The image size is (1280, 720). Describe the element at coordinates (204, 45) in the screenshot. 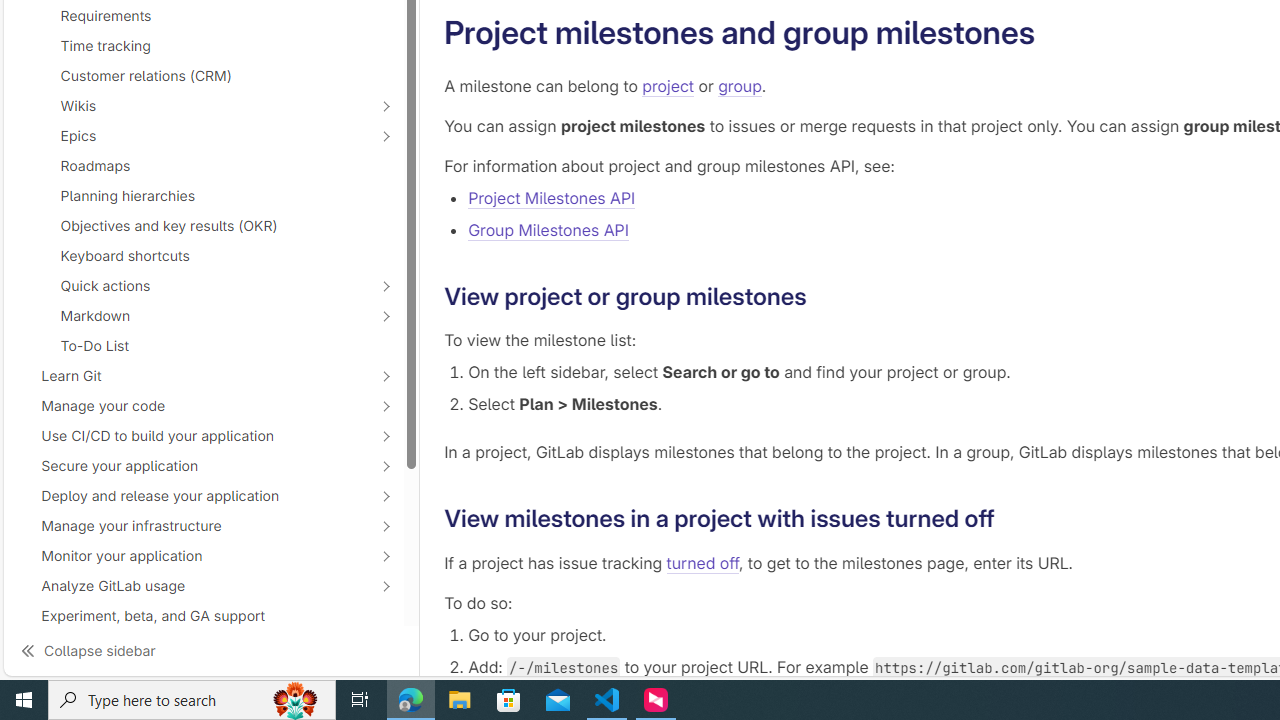

I see `'Time tracking'` at that location.